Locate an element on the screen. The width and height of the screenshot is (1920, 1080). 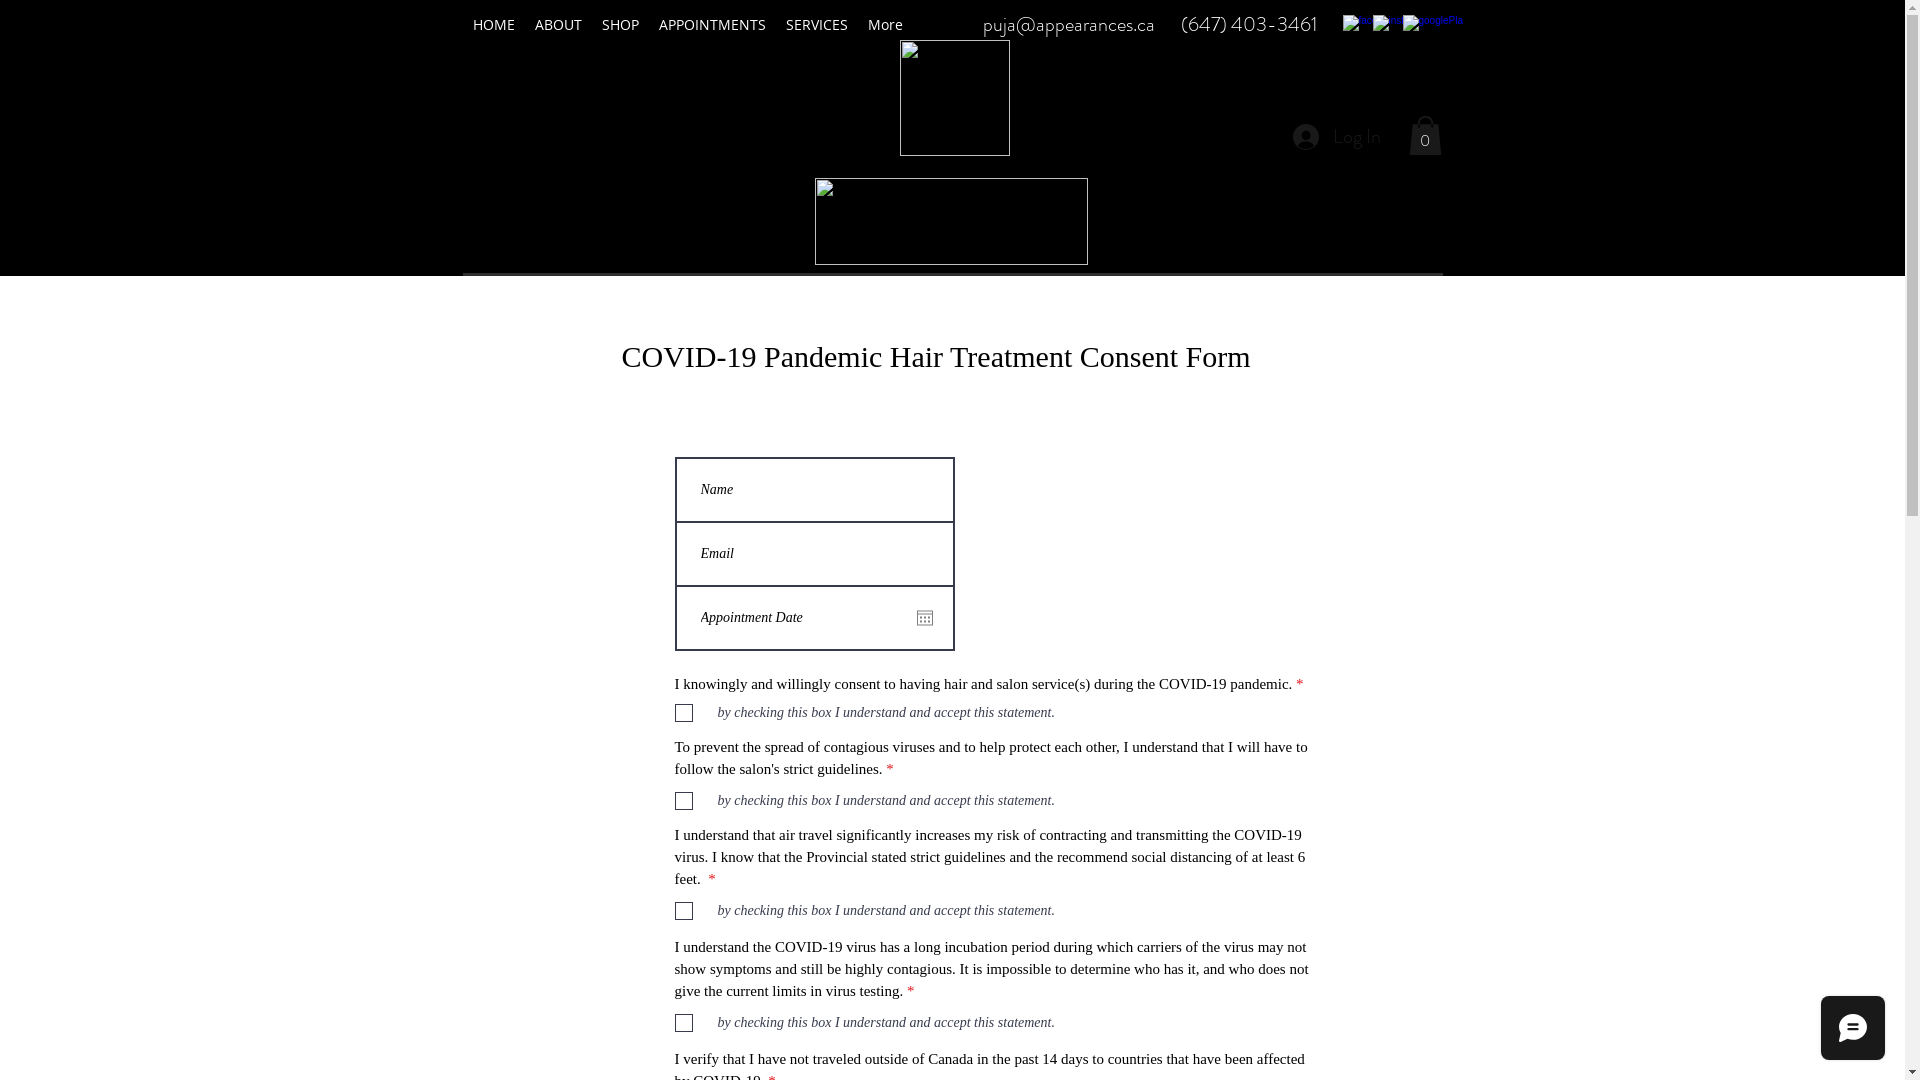
'0' is located at coordinates (1423, 135).